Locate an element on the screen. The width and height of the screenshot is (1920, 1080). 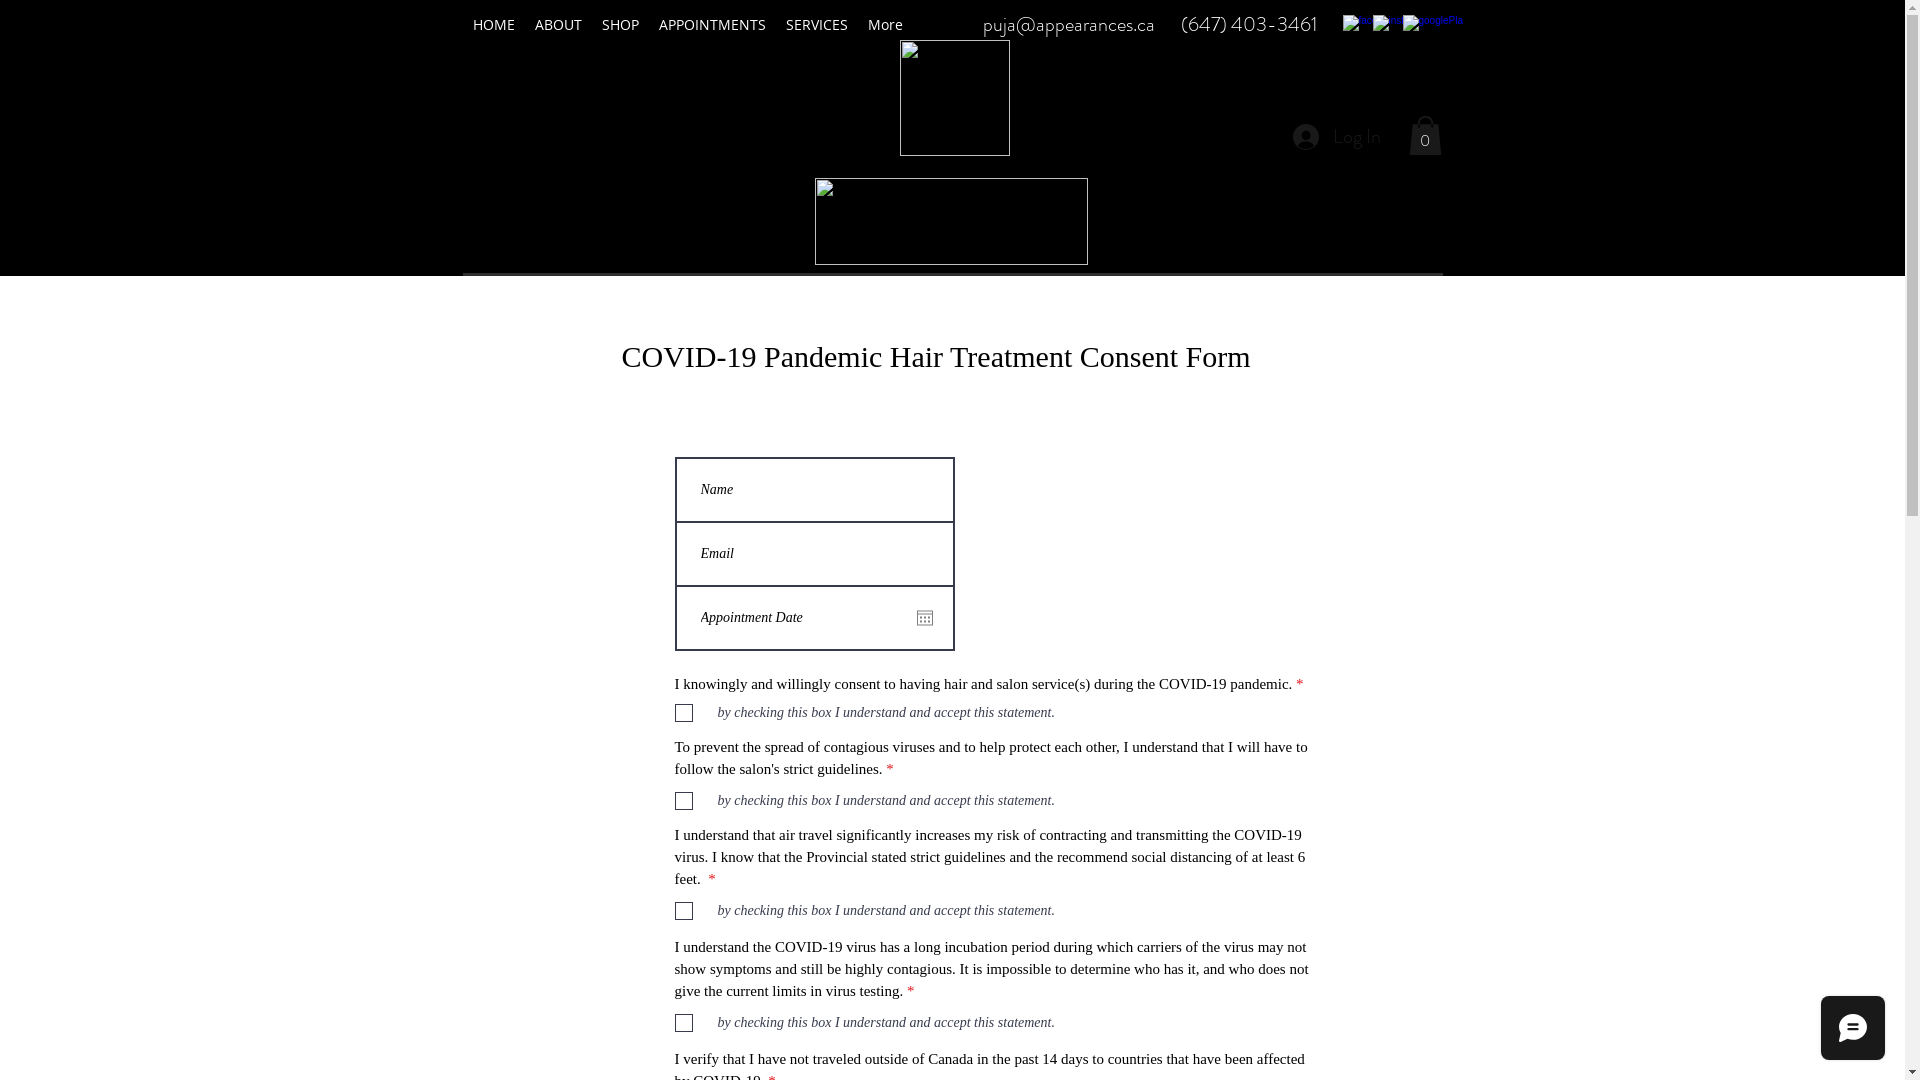
'0' is located at coordinates (1423, 135).